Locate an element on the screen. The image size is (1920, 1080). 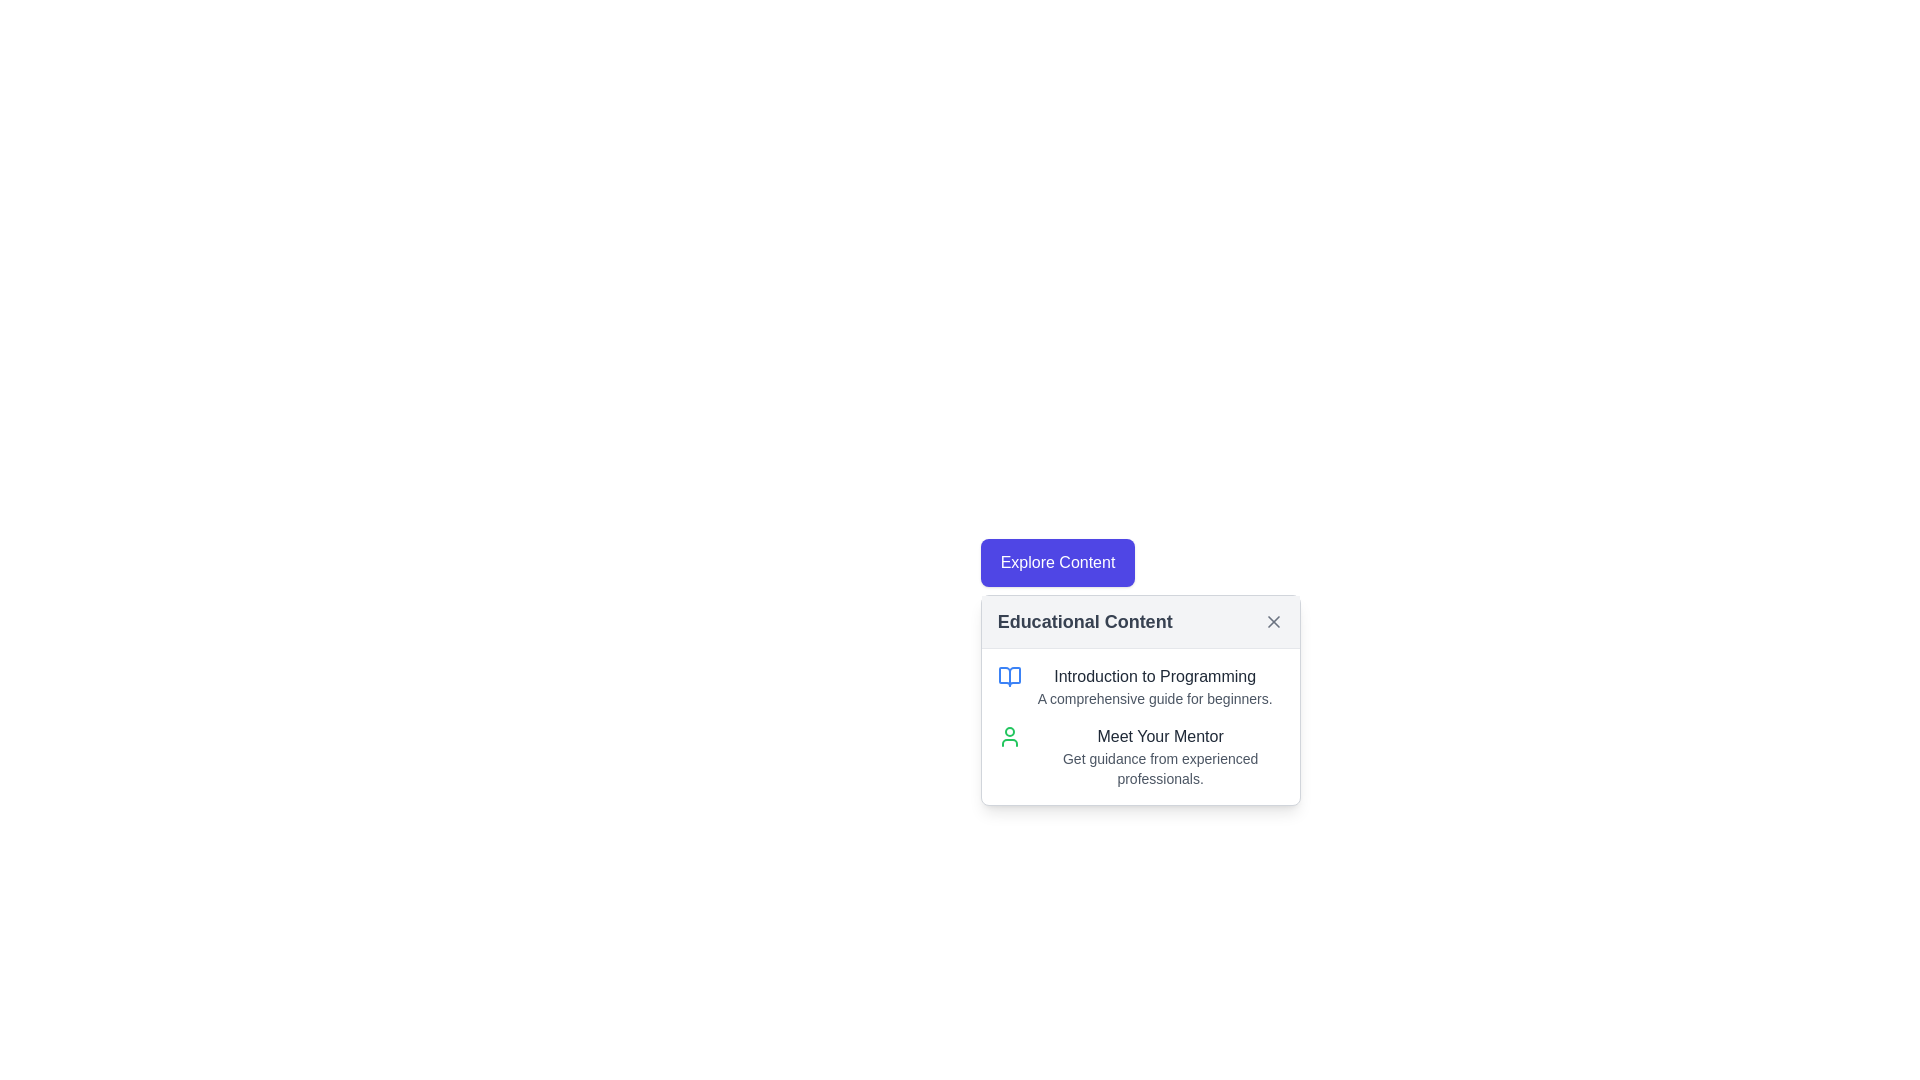
the 'Explore Content' button with a blue background and white text located in the 'Educational Content' panel is located at coordinates (1056, 563).